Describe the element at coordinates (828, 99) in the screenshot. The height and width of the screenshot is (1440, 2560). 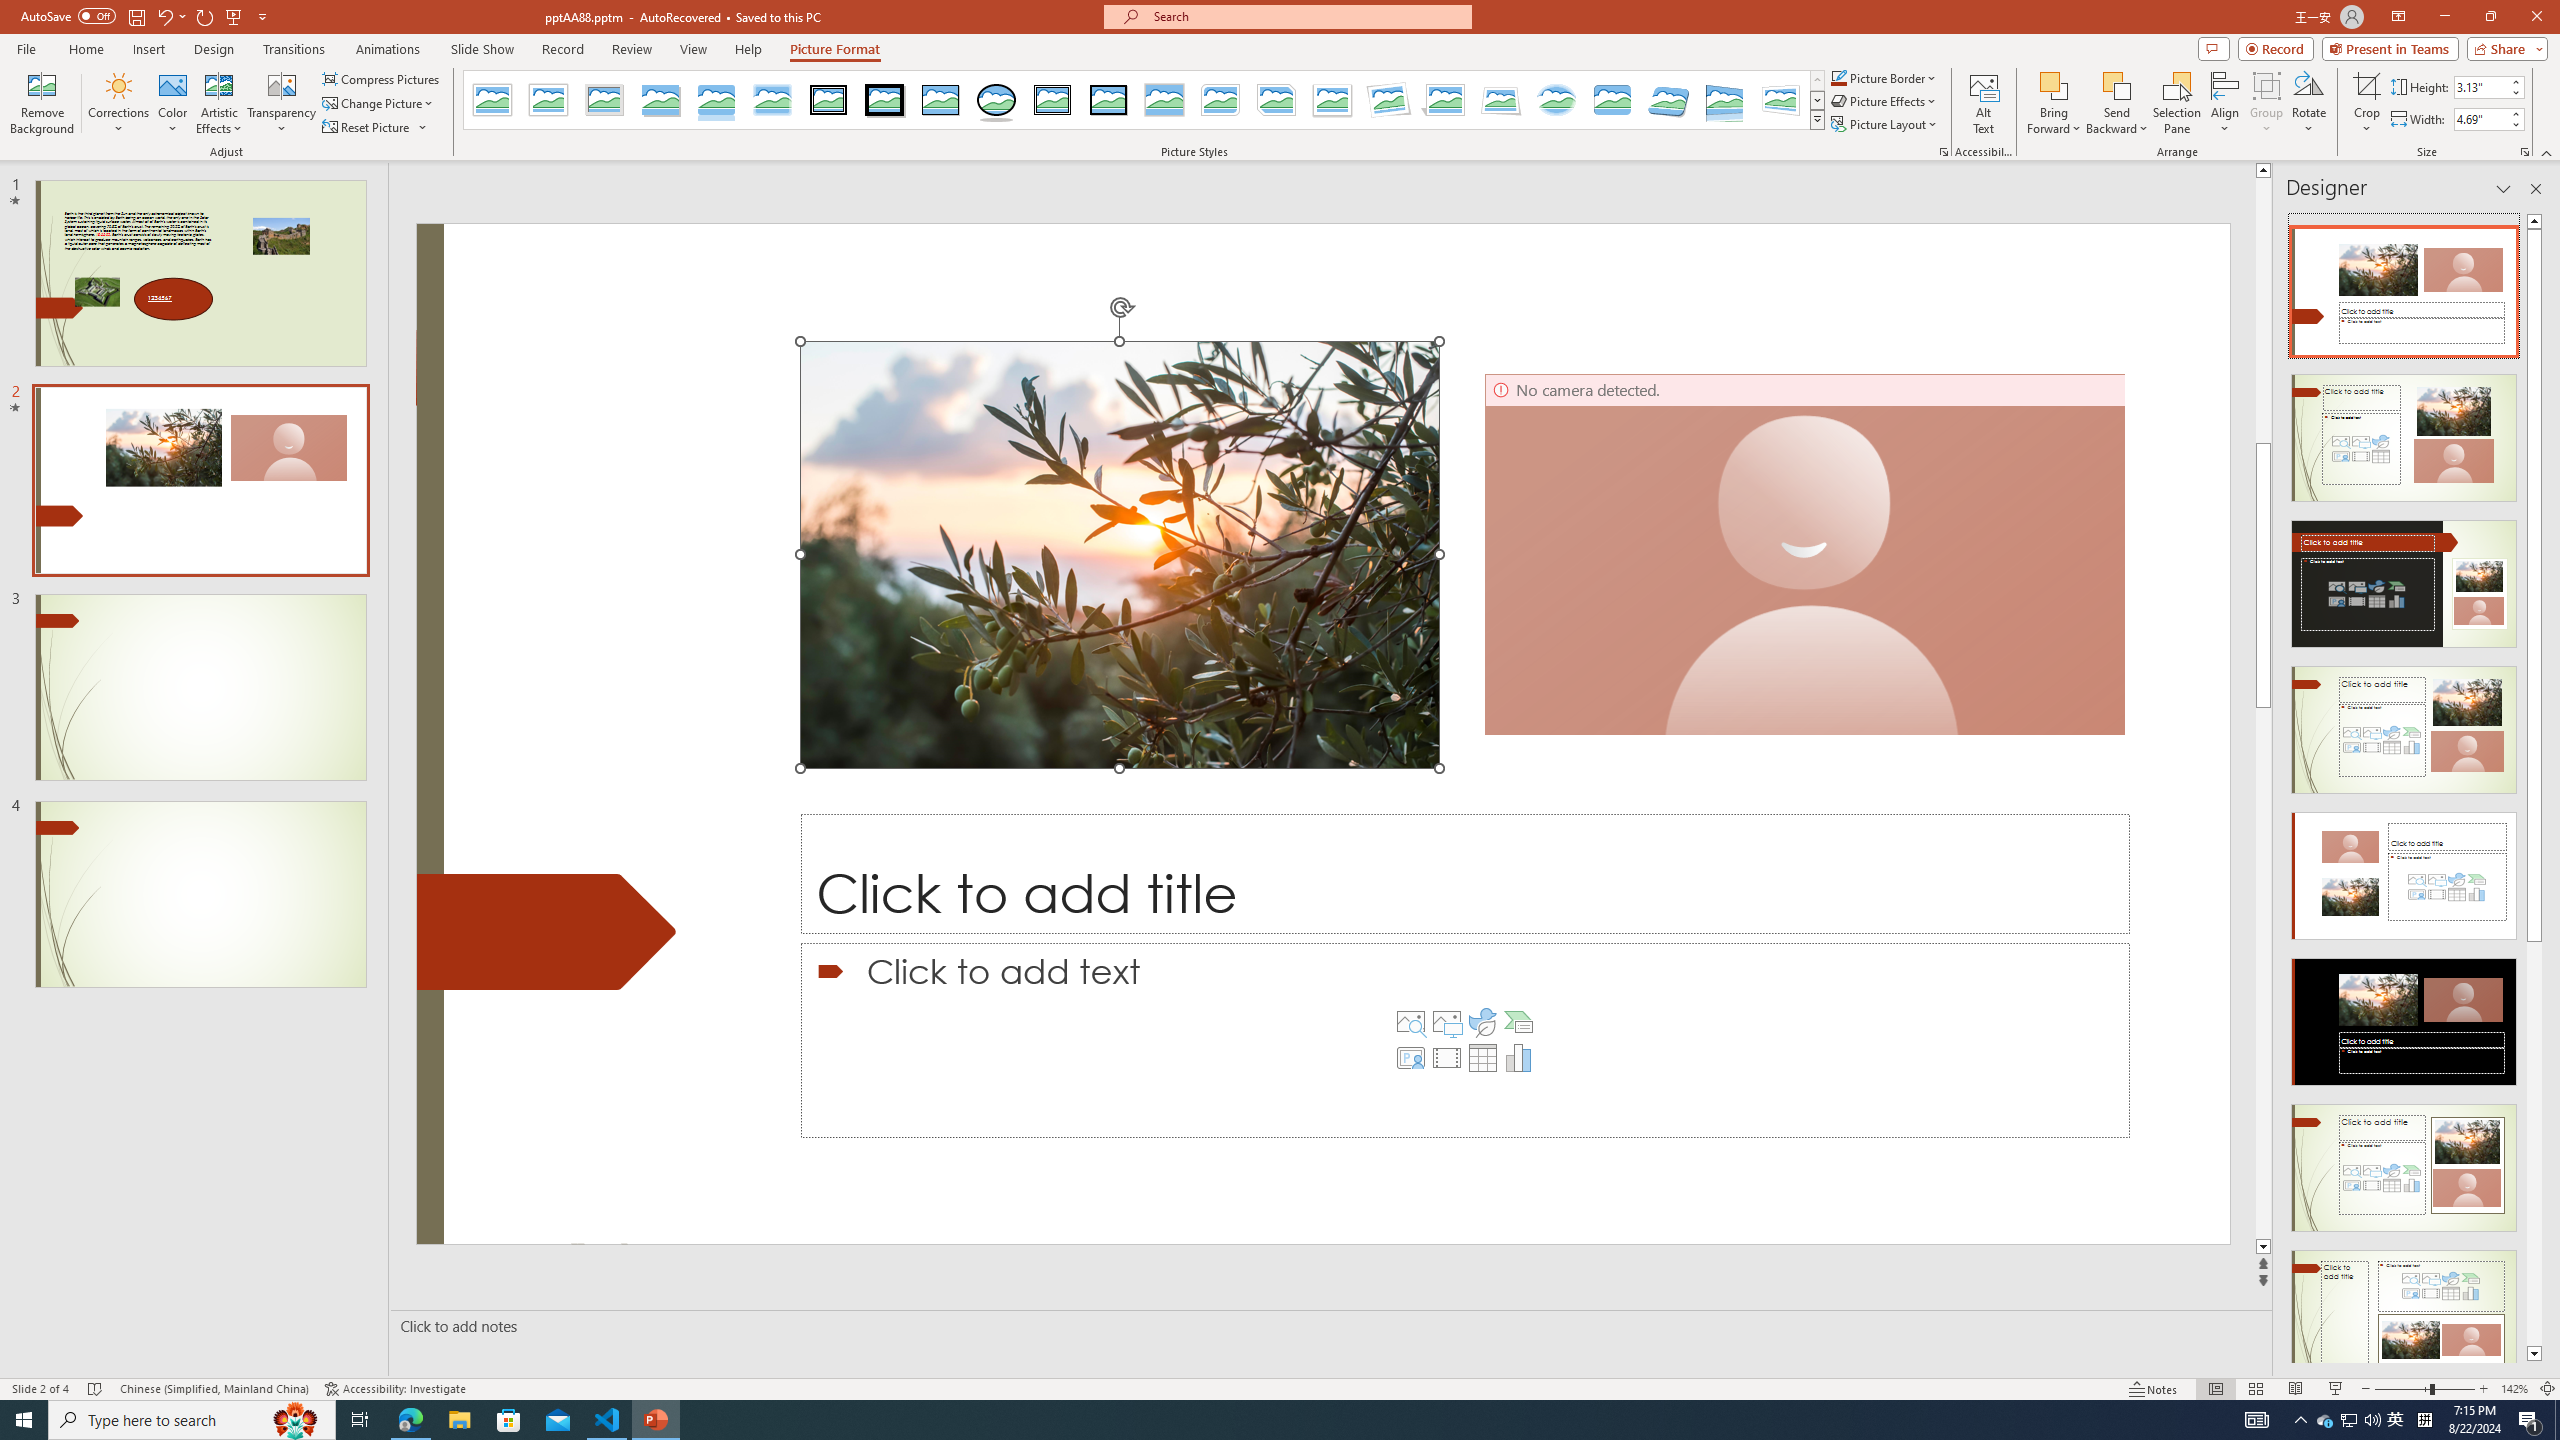
I see `'Double Frame, Black'` at that location.